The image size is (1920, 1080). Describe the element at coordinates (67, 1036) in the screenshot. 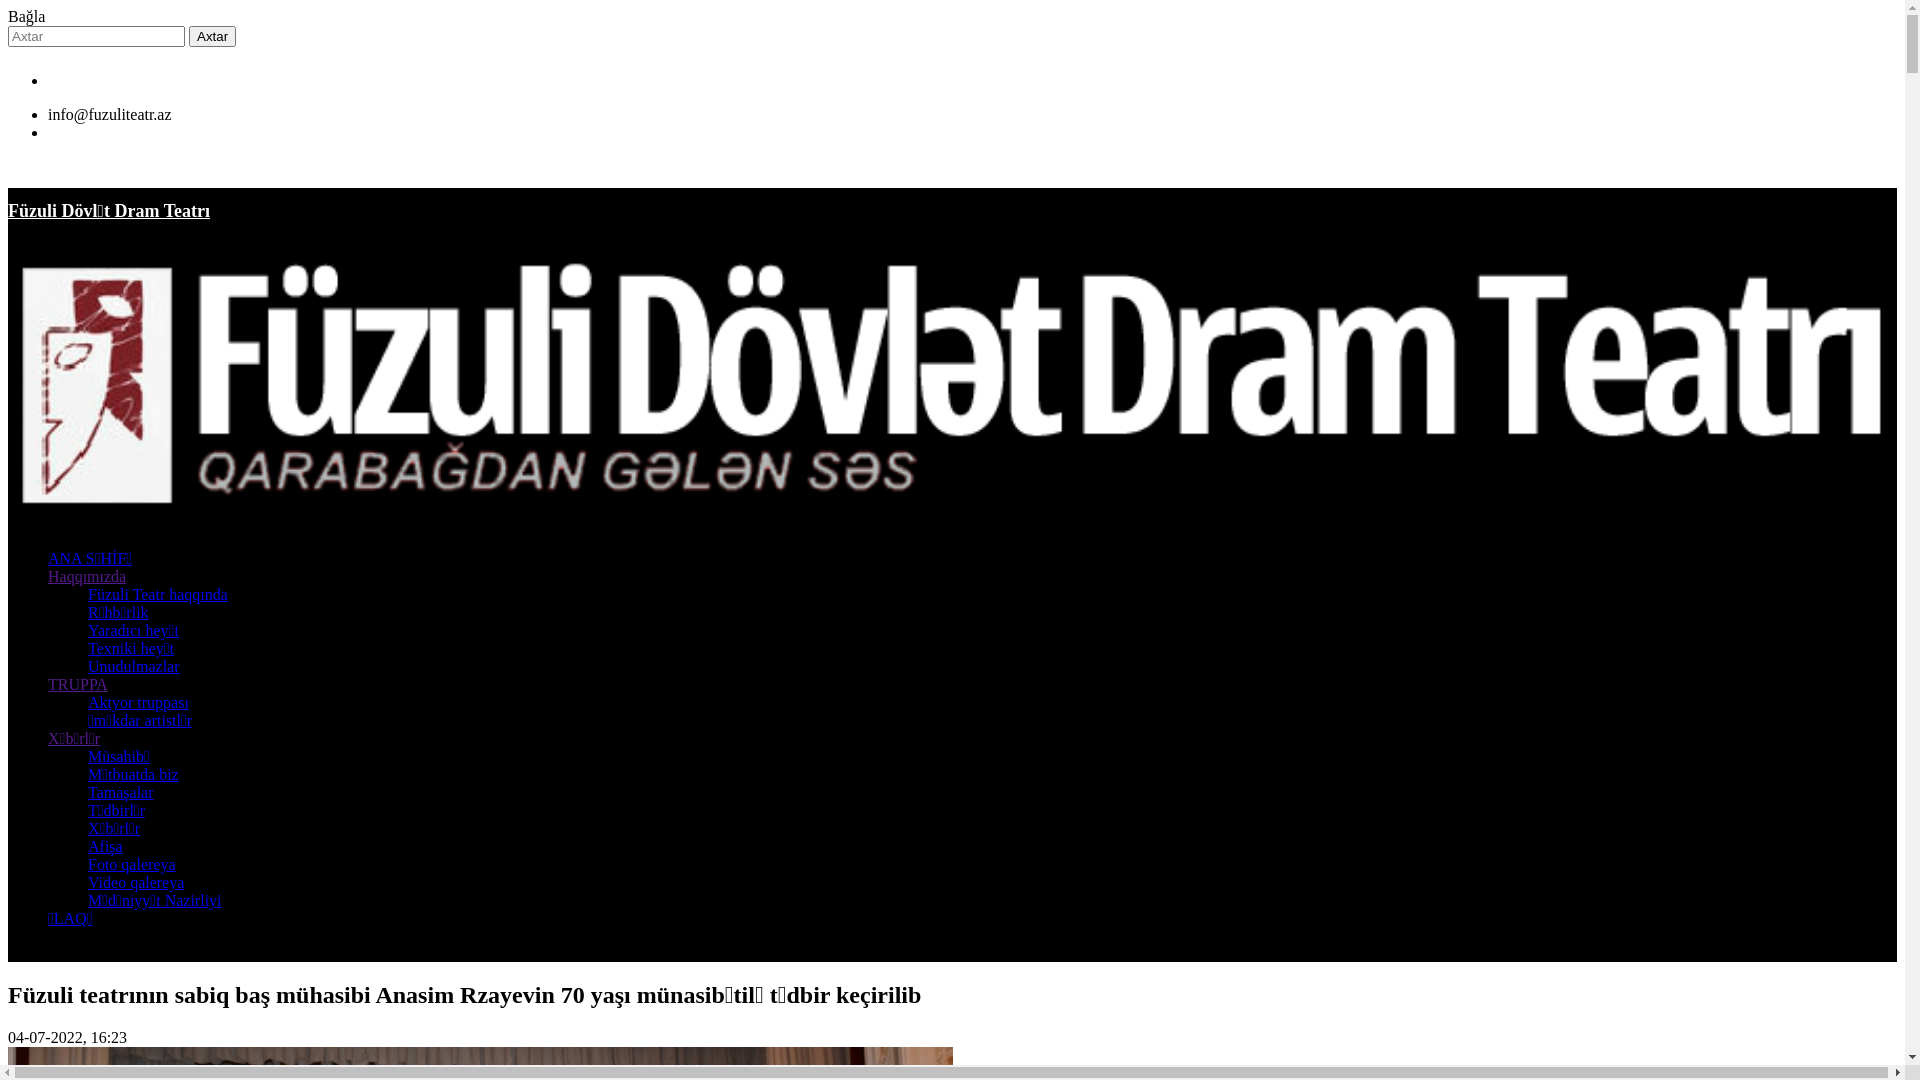

I see `'04-07-2022, 16:23'` at that location.